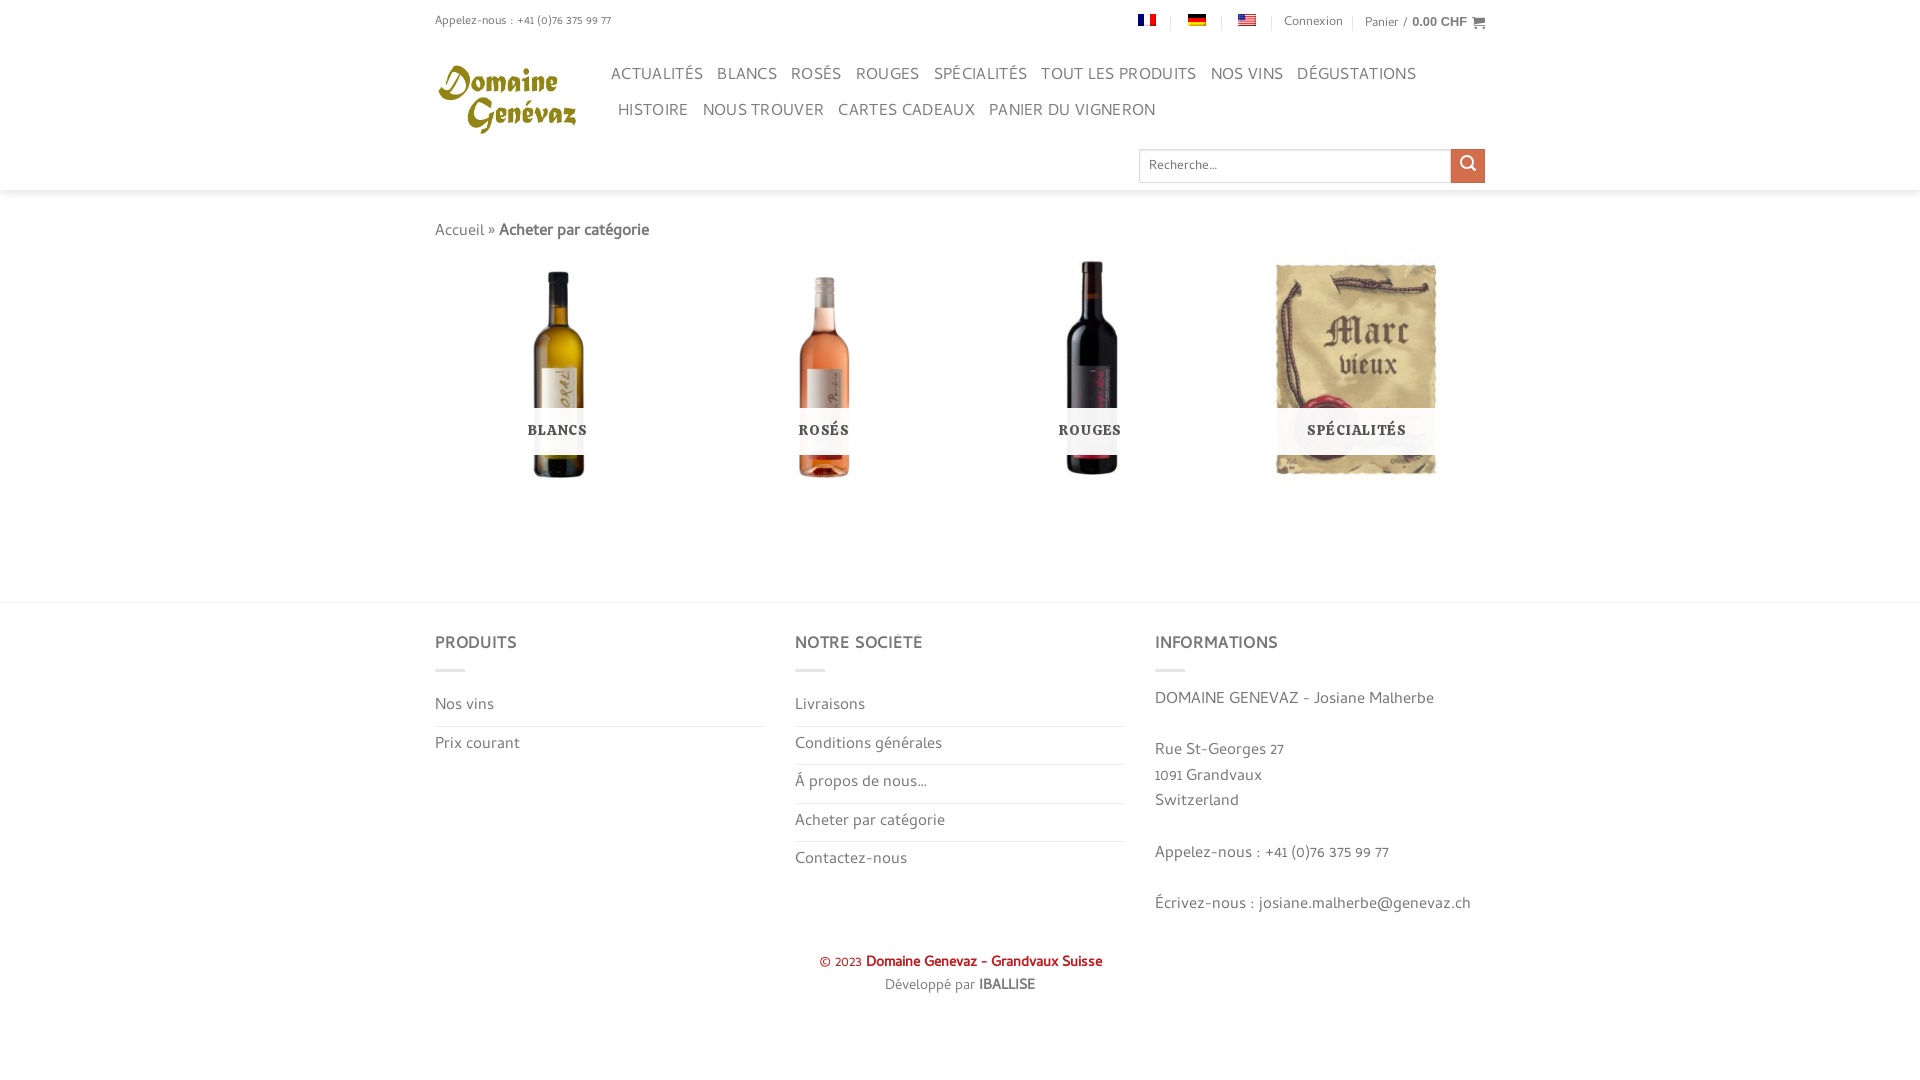 The height and width of the screenshot is (1080, 1920). I want to click on 'Connexion', so click(1313, 23).